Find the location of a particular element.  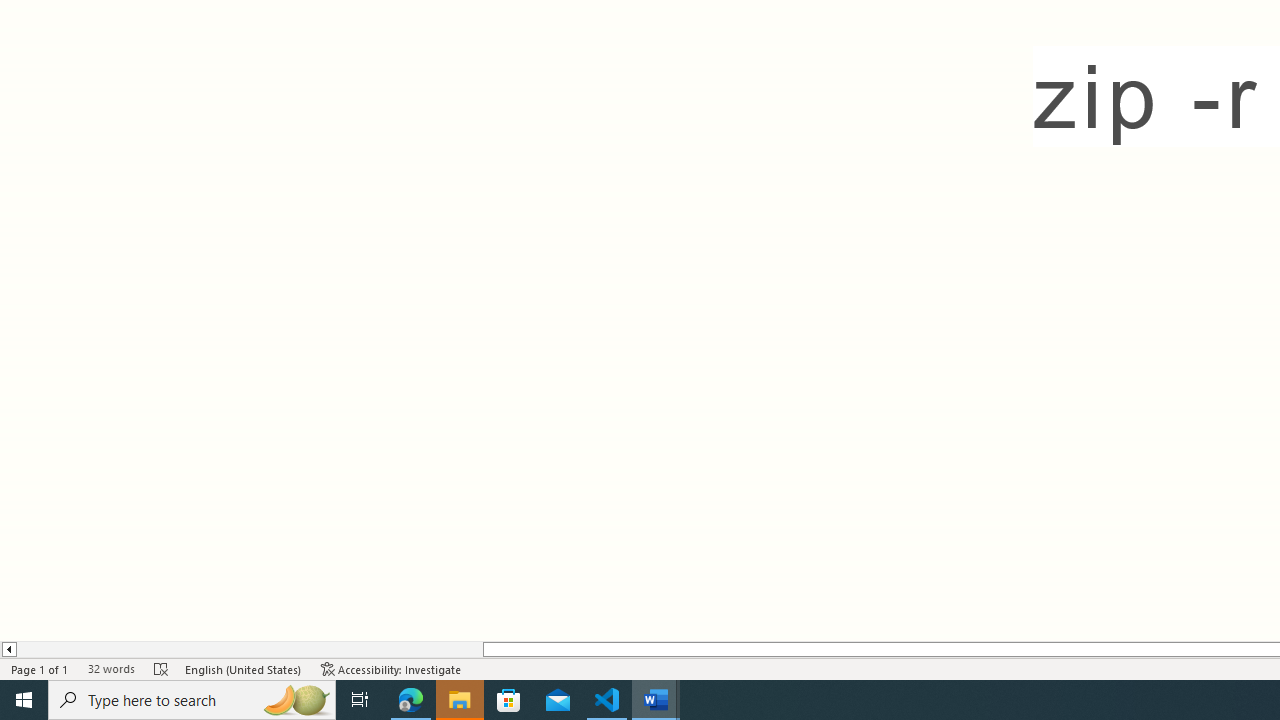

'Page left' is located at coordinates (248, 649).